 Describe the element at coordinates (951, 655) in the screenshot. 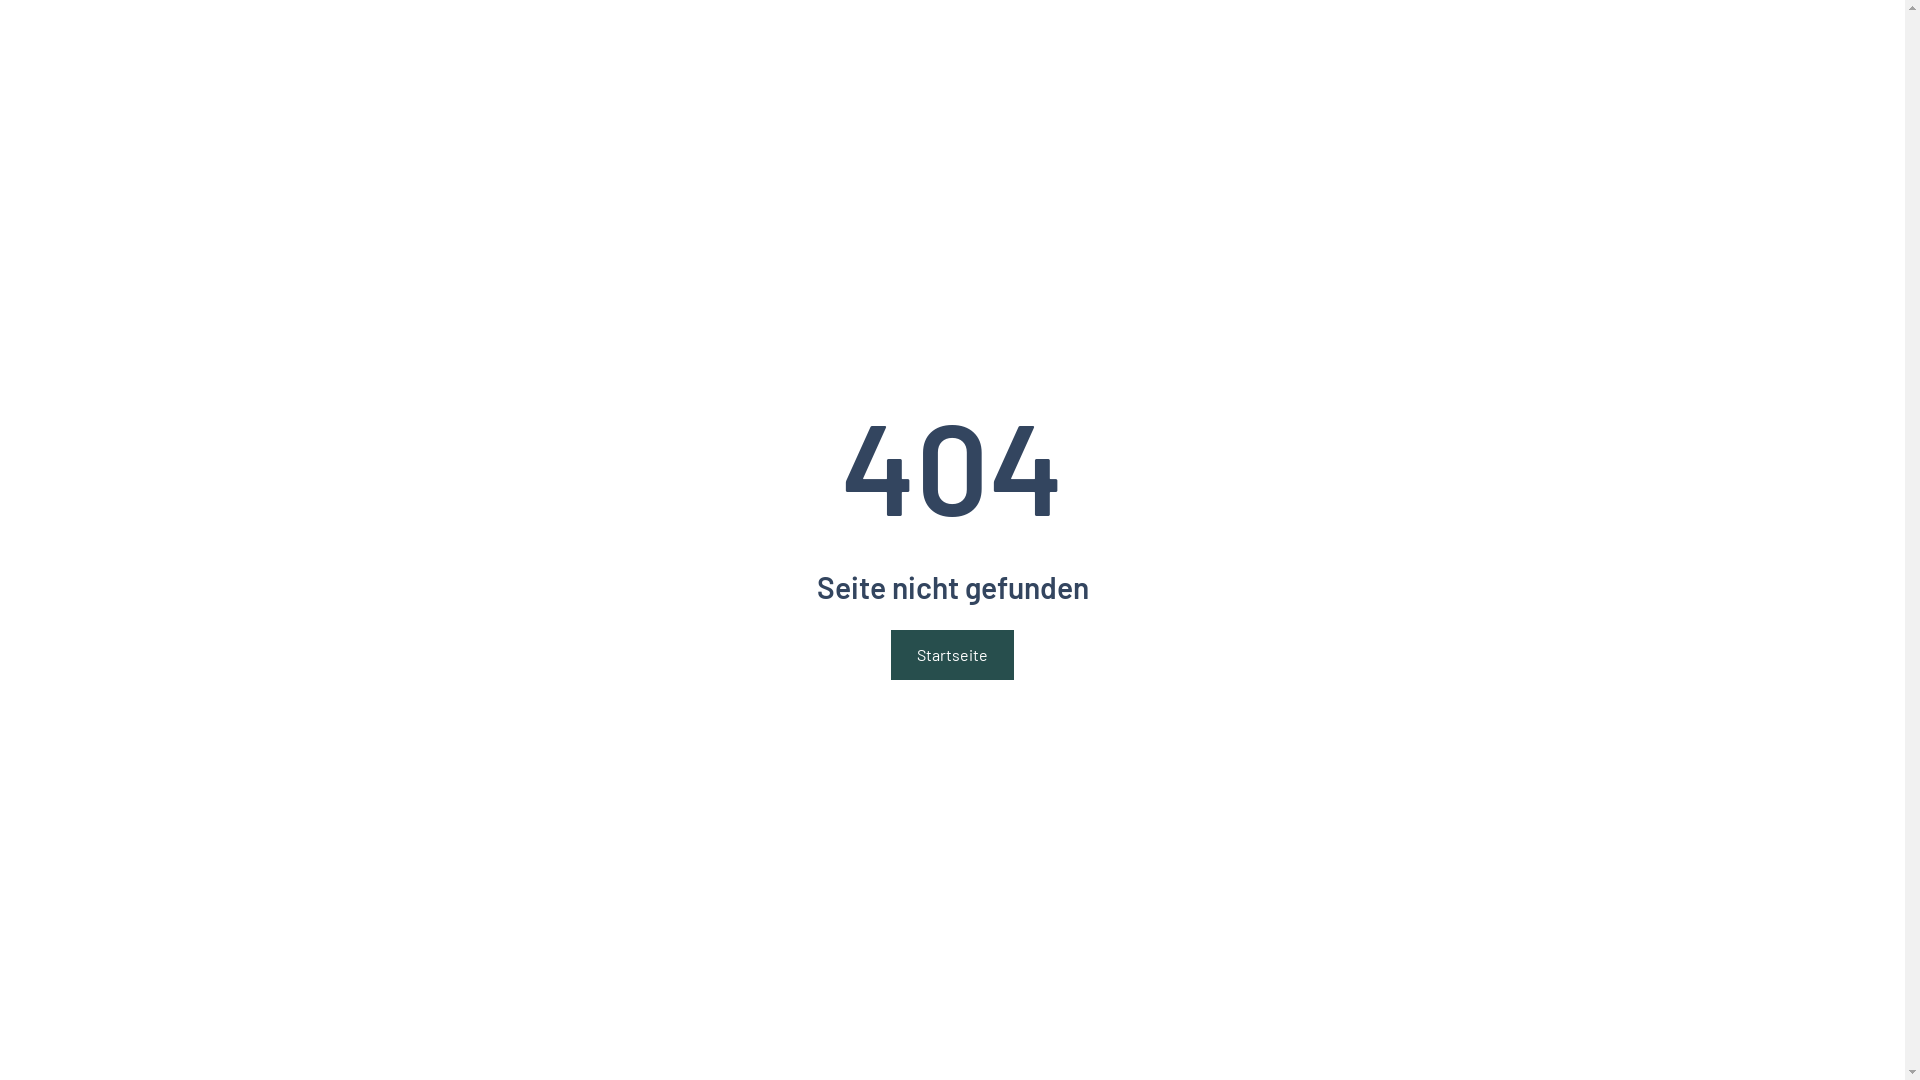

I see `'Startseite'` at that location.